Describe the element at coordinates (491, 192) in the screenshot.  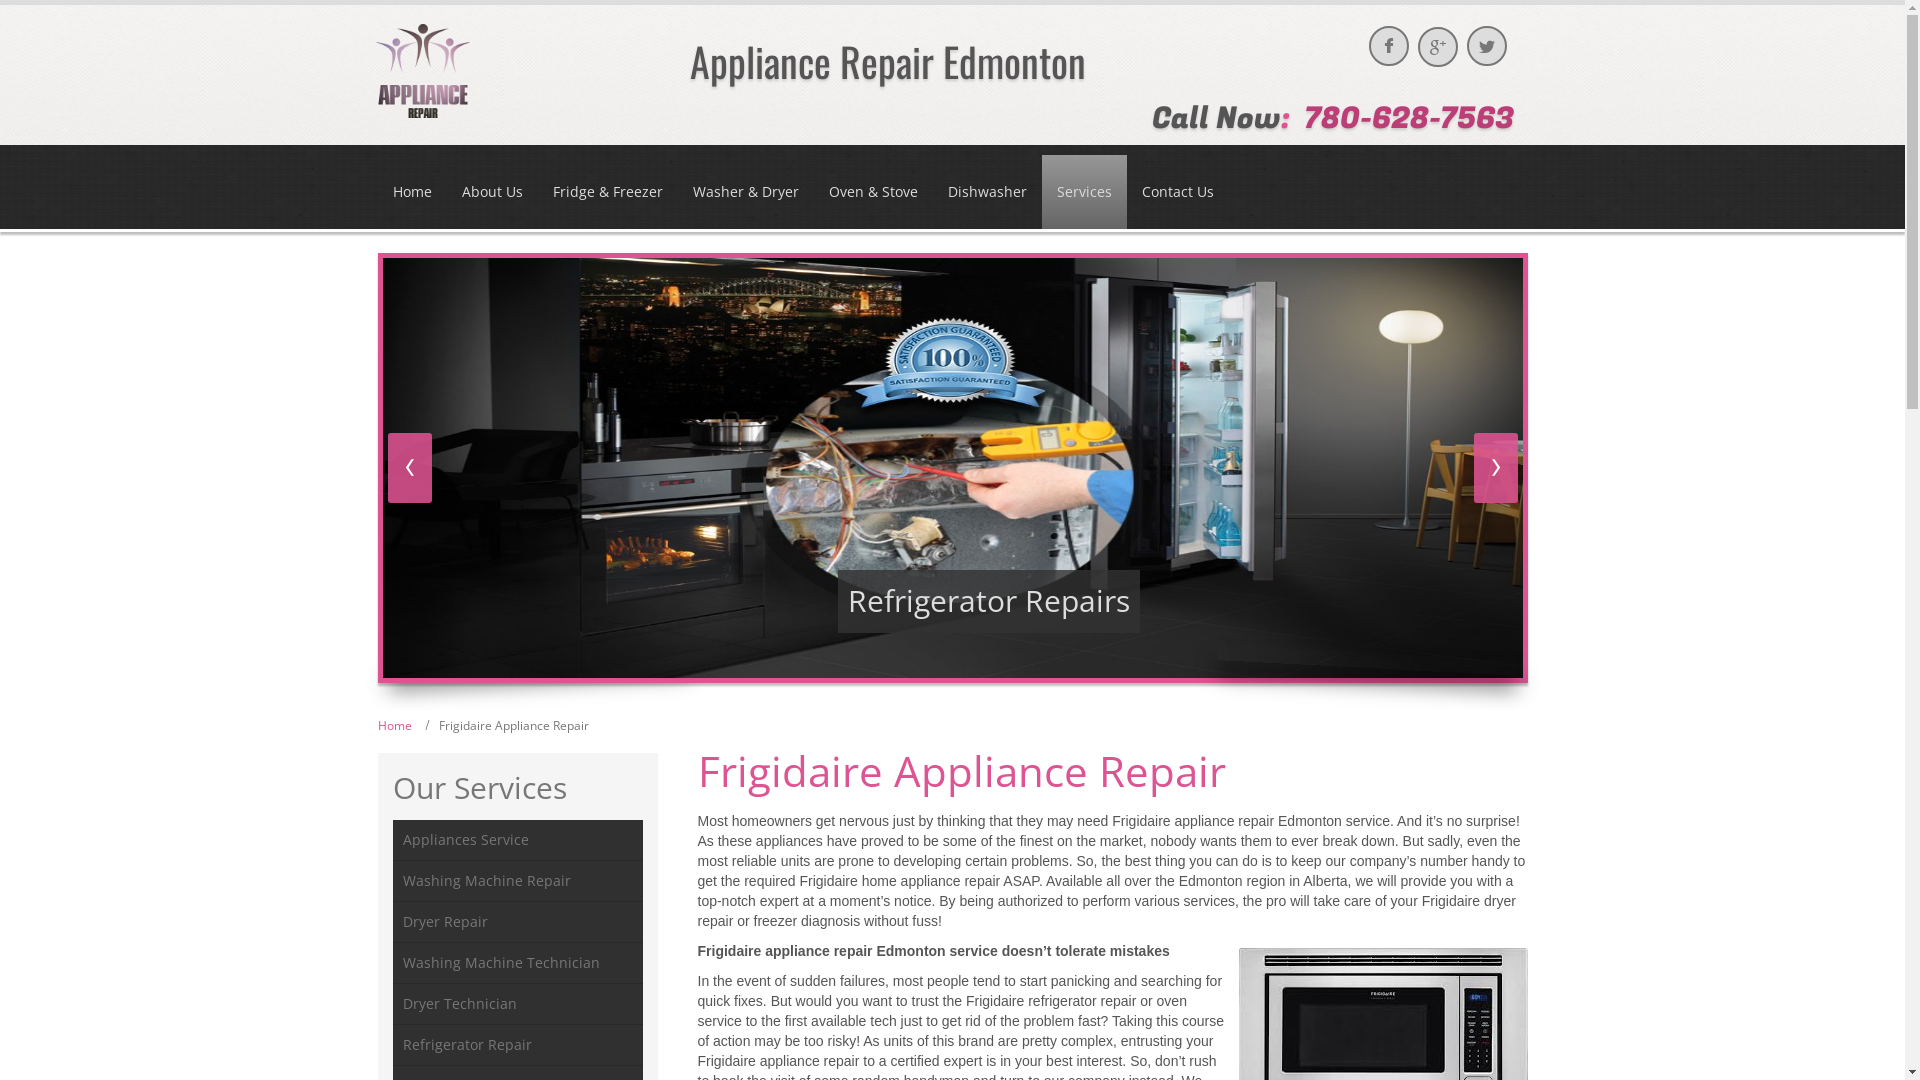
I see `'About Us'` at that location.